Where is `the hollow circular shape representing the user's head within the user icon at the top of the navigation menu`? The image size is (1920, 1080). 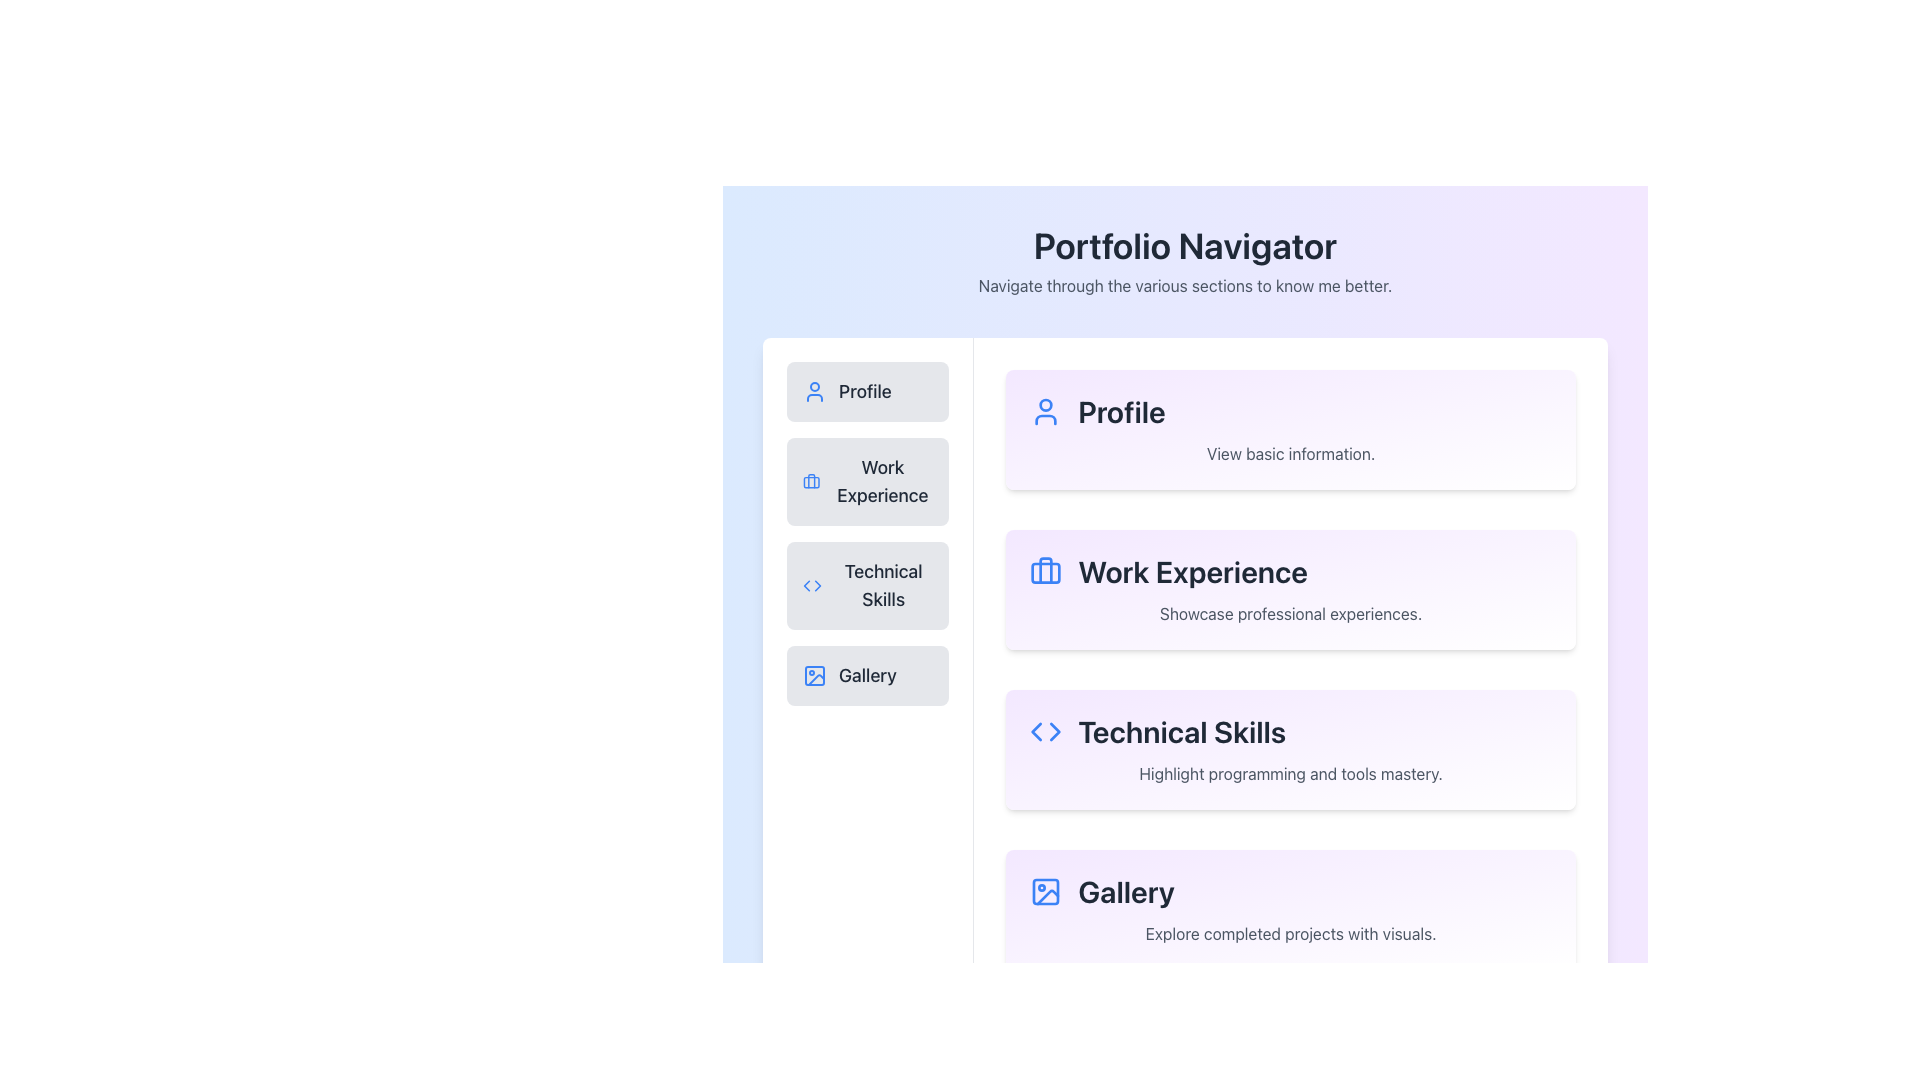
the hollow circular shape representing the user's head within the user icon at the top of the navigation menu is located at coordinates (1045, 405).